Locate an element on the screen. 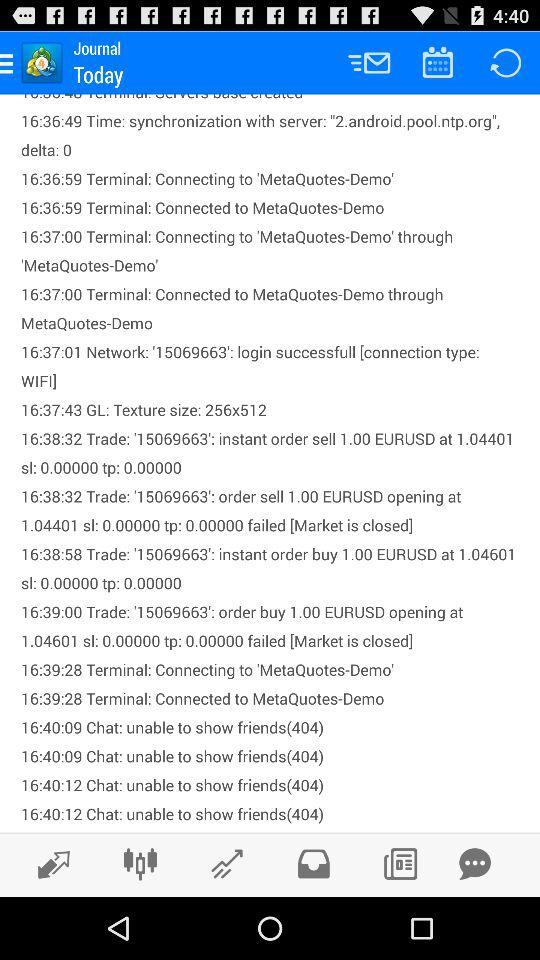 Image resolution: width=540 pixels, height=960 pixels. item at the center is located at coordinates (270, 463).